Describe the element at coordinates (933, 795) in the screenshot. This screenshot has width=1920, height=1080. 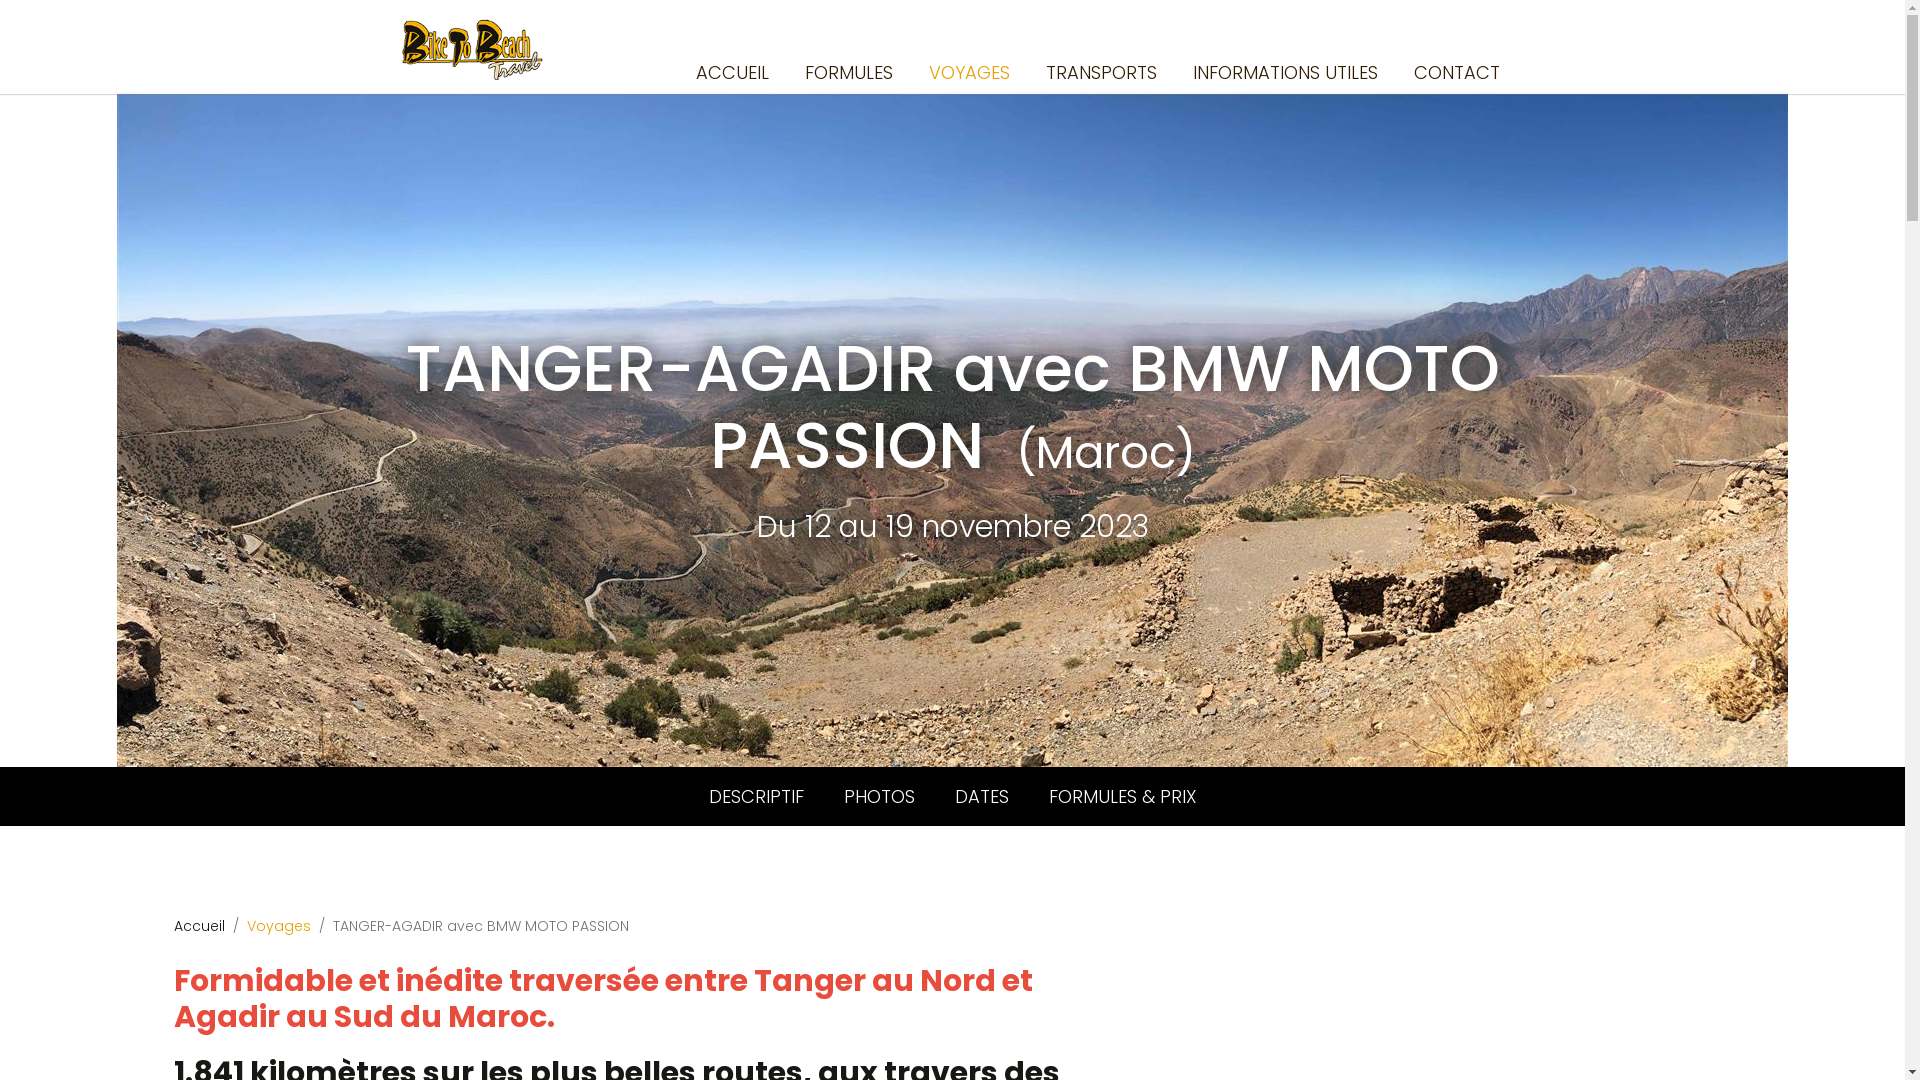
I see `'DATES'` at that location.